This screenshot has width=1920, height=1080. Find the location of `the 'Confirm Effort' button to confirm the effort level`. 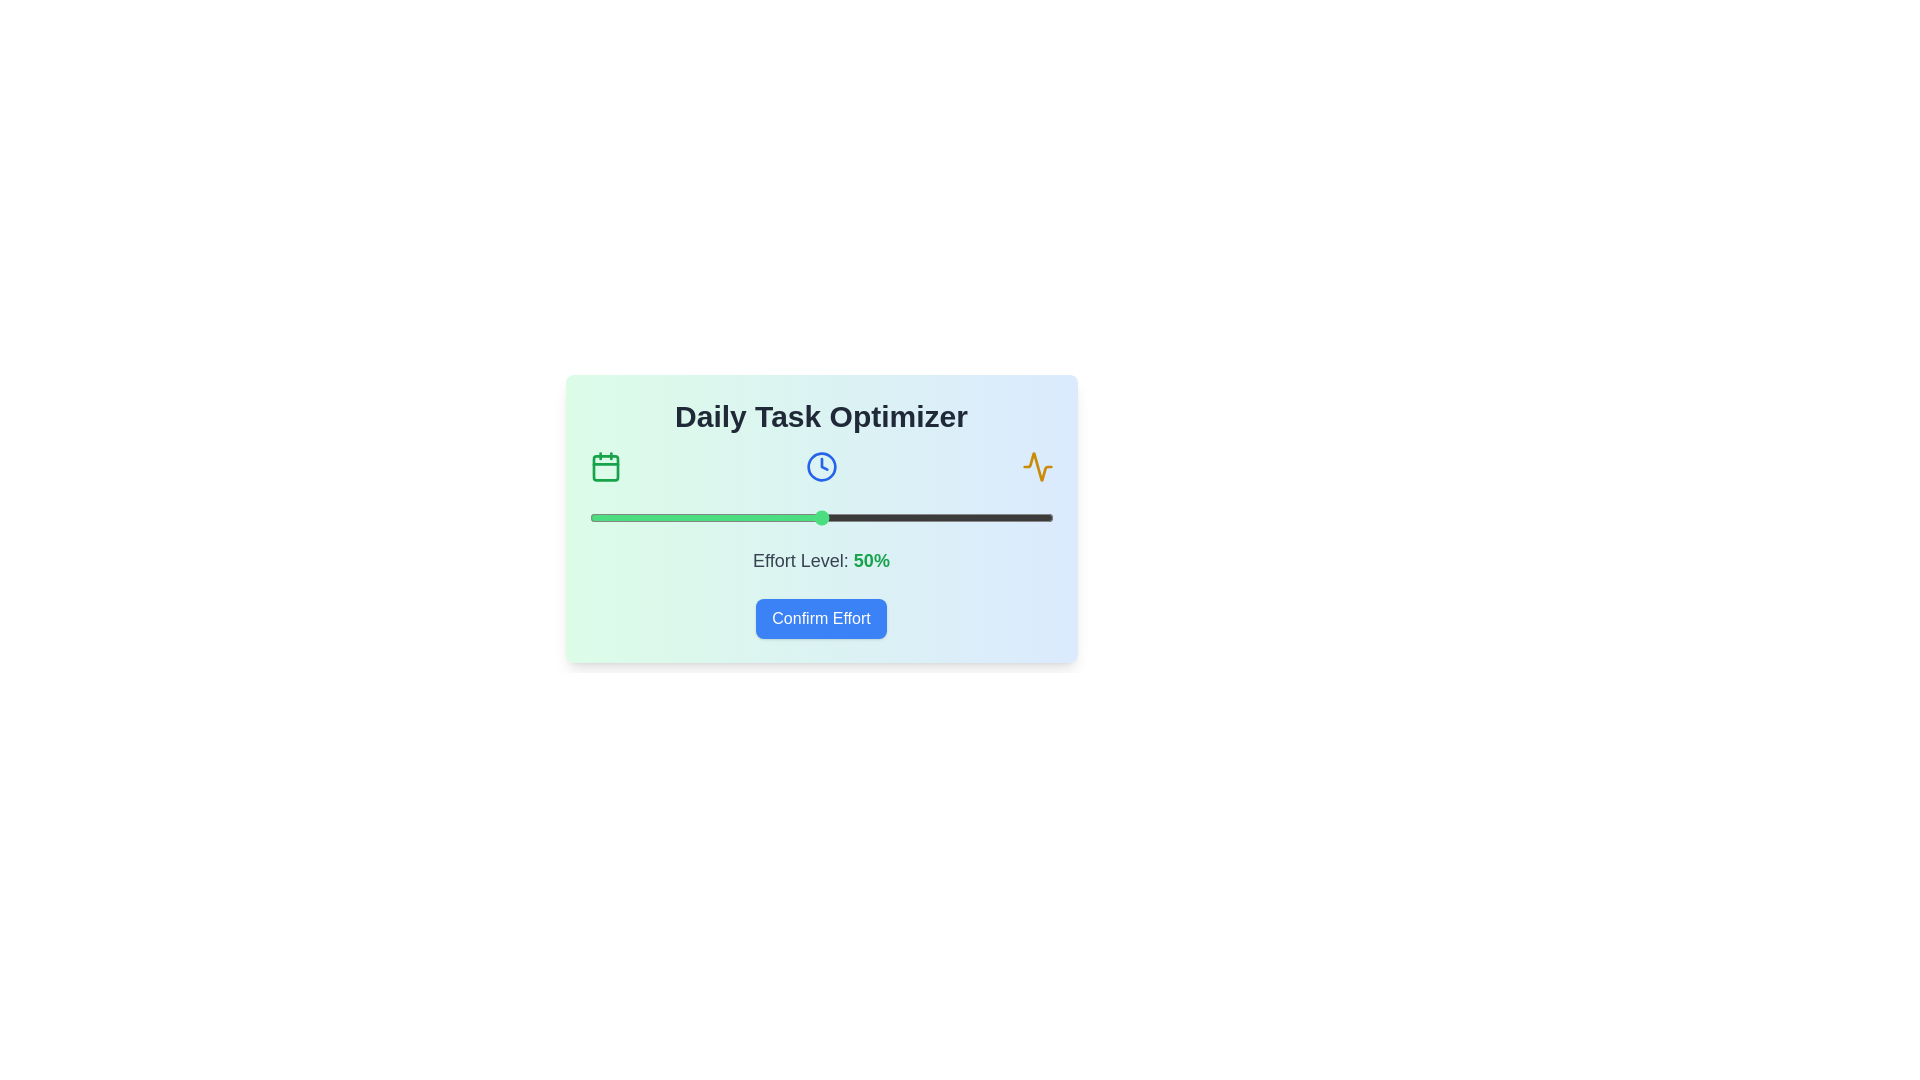

the 'Confirm Effort' button to confirm the effort level is located at coordinates (821, 617).